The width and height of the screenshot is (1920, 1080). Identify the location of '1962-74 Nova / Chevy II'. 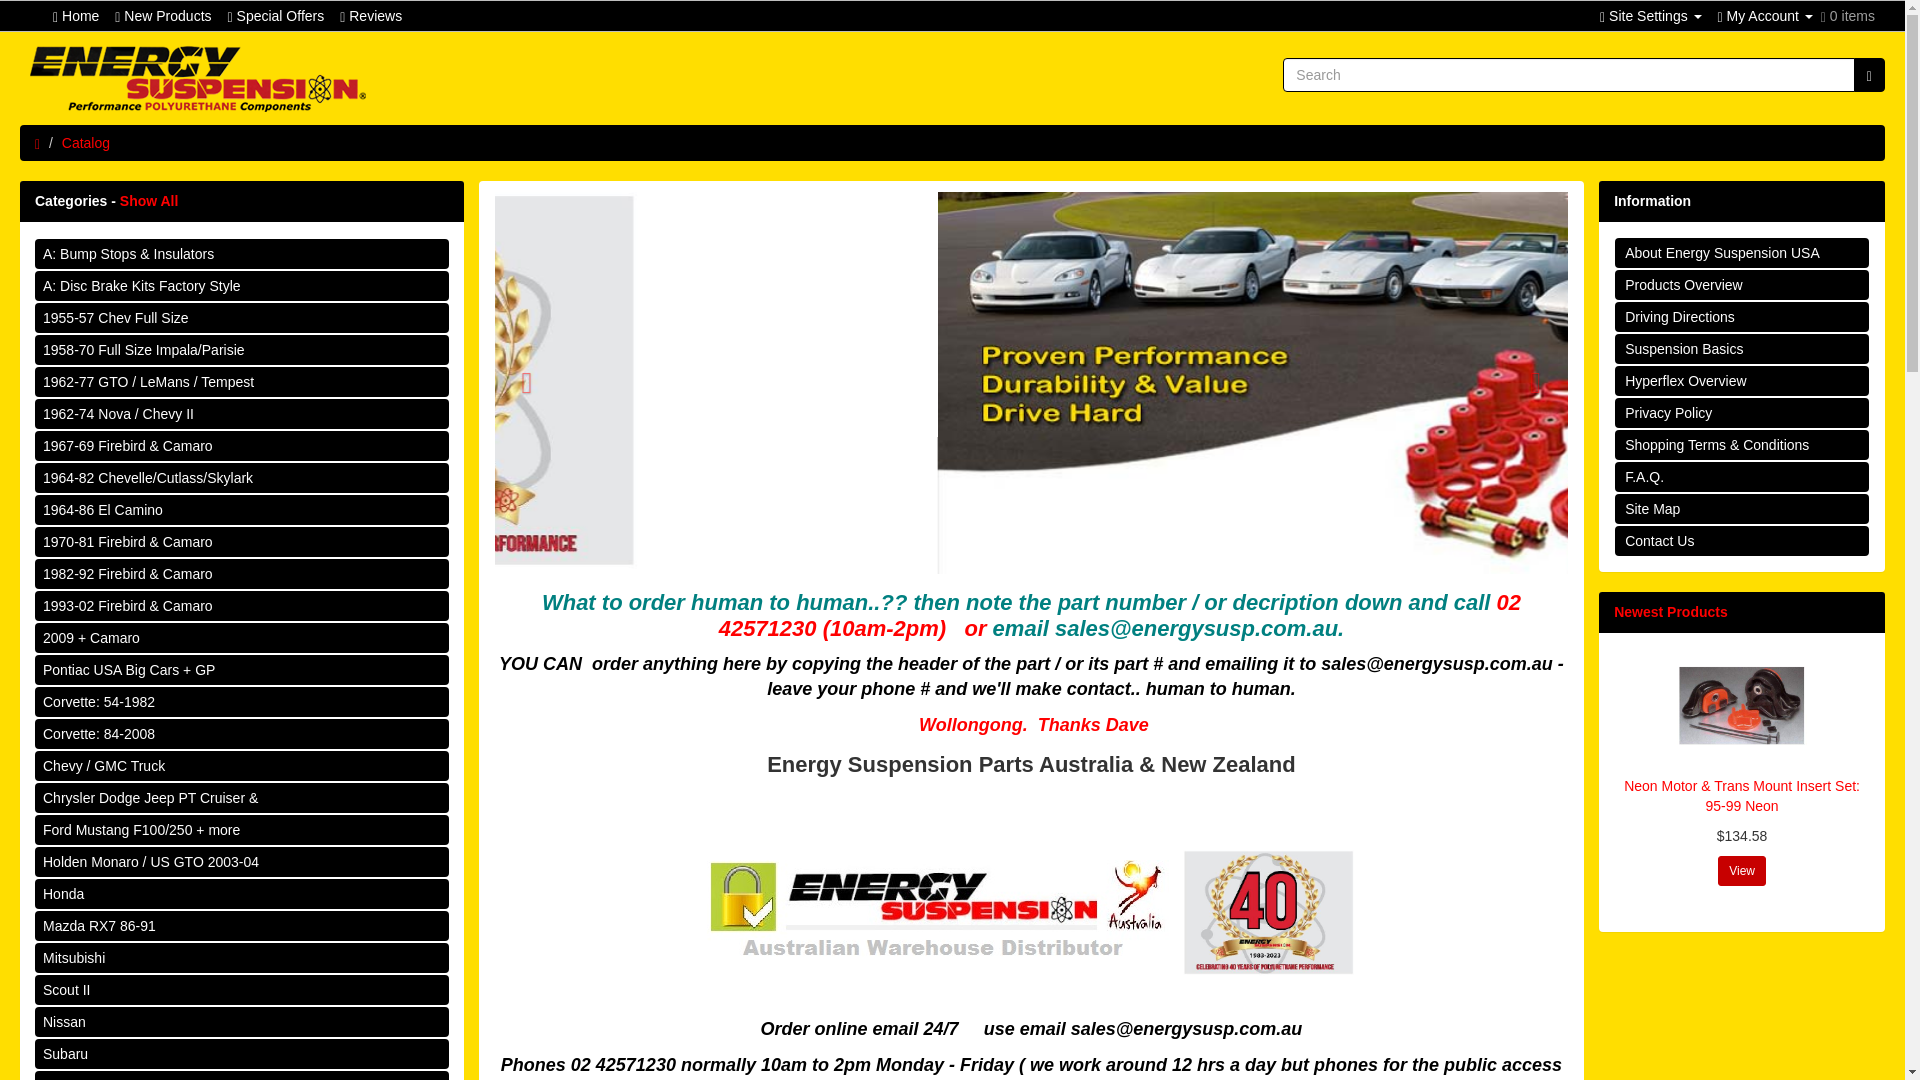
(240, 412).